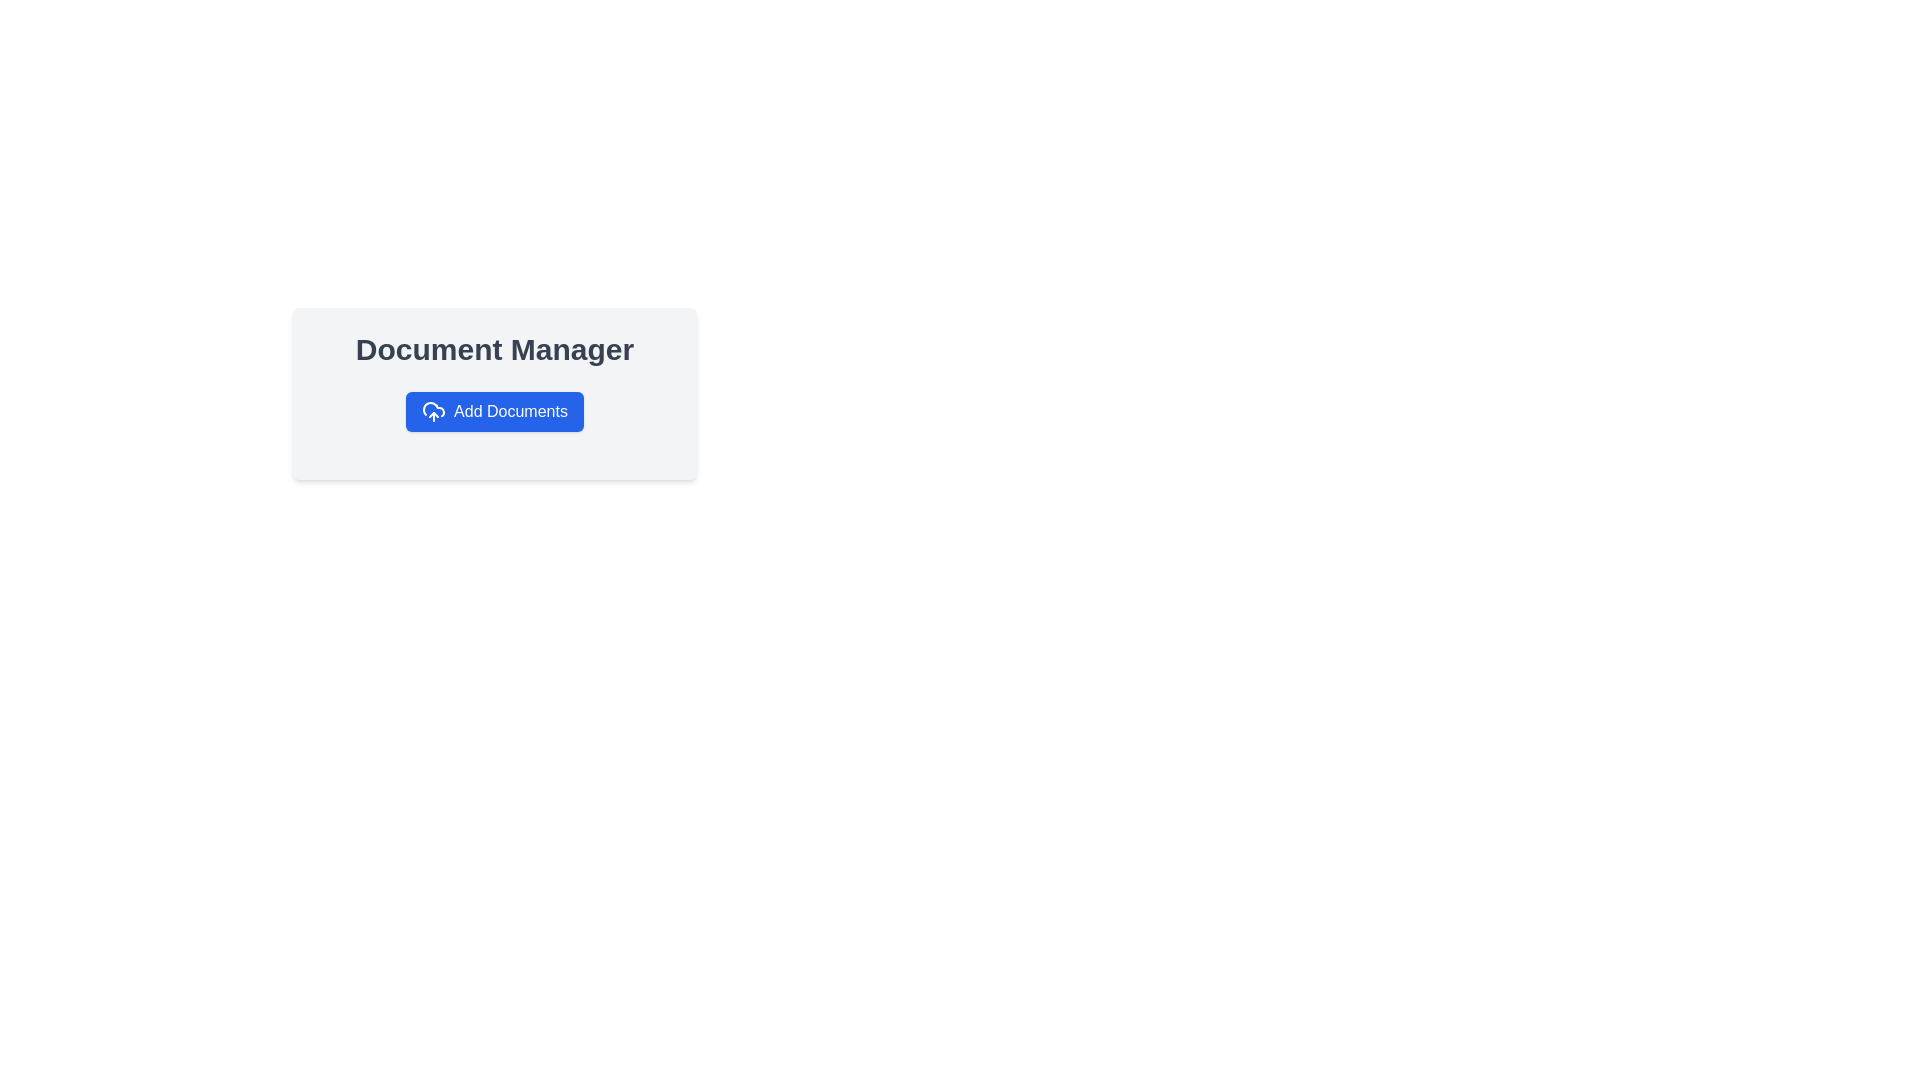  What do you see at coordinates (433, 411) in the screenshot?
I see `the icon located at the left side of the 'Add Documents' button in the 'Document Manager' card` at bounding box center [433, 411].